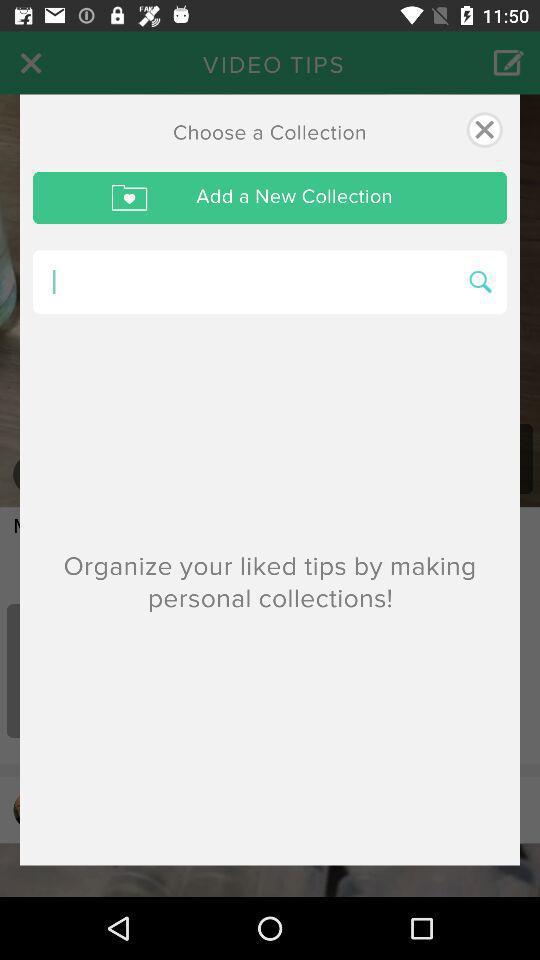  I want to click on searching box, so click(243, 281).